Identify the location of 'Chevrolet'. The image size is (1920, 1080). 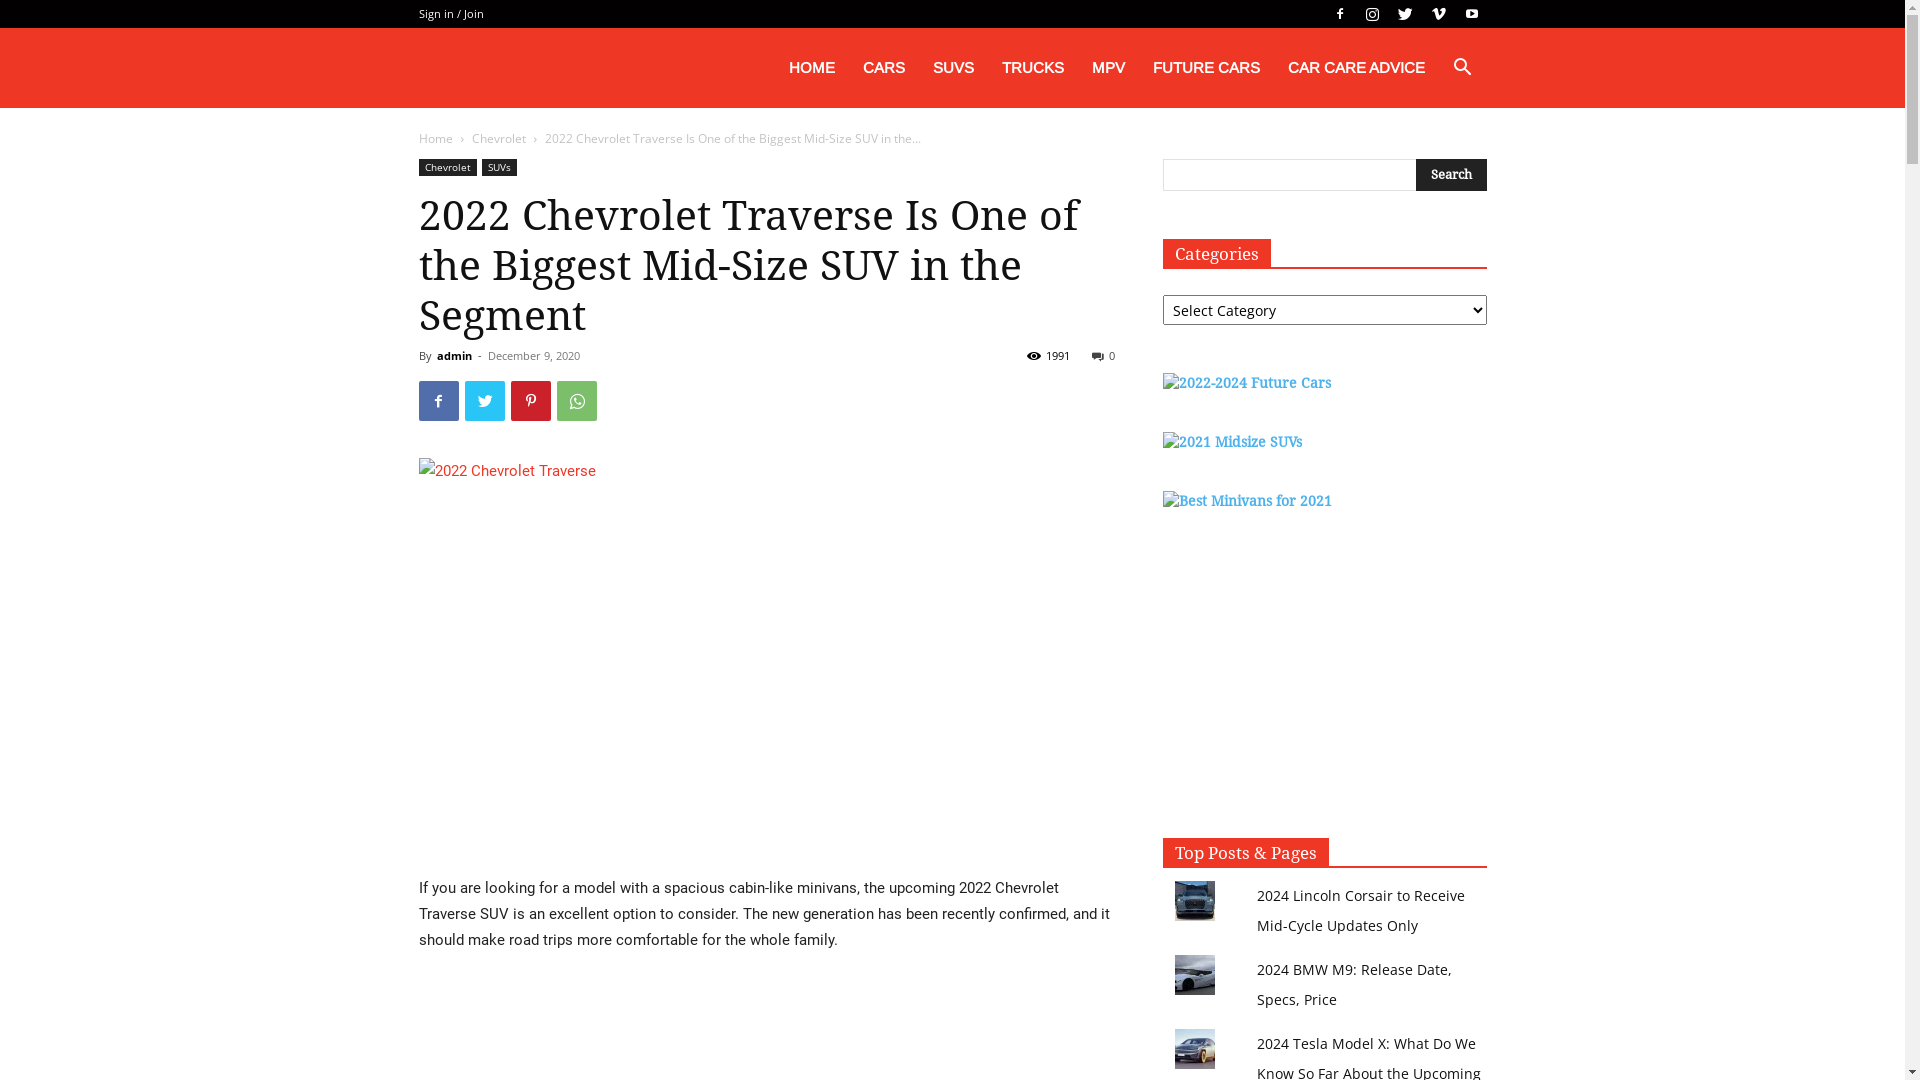
(445, 166).